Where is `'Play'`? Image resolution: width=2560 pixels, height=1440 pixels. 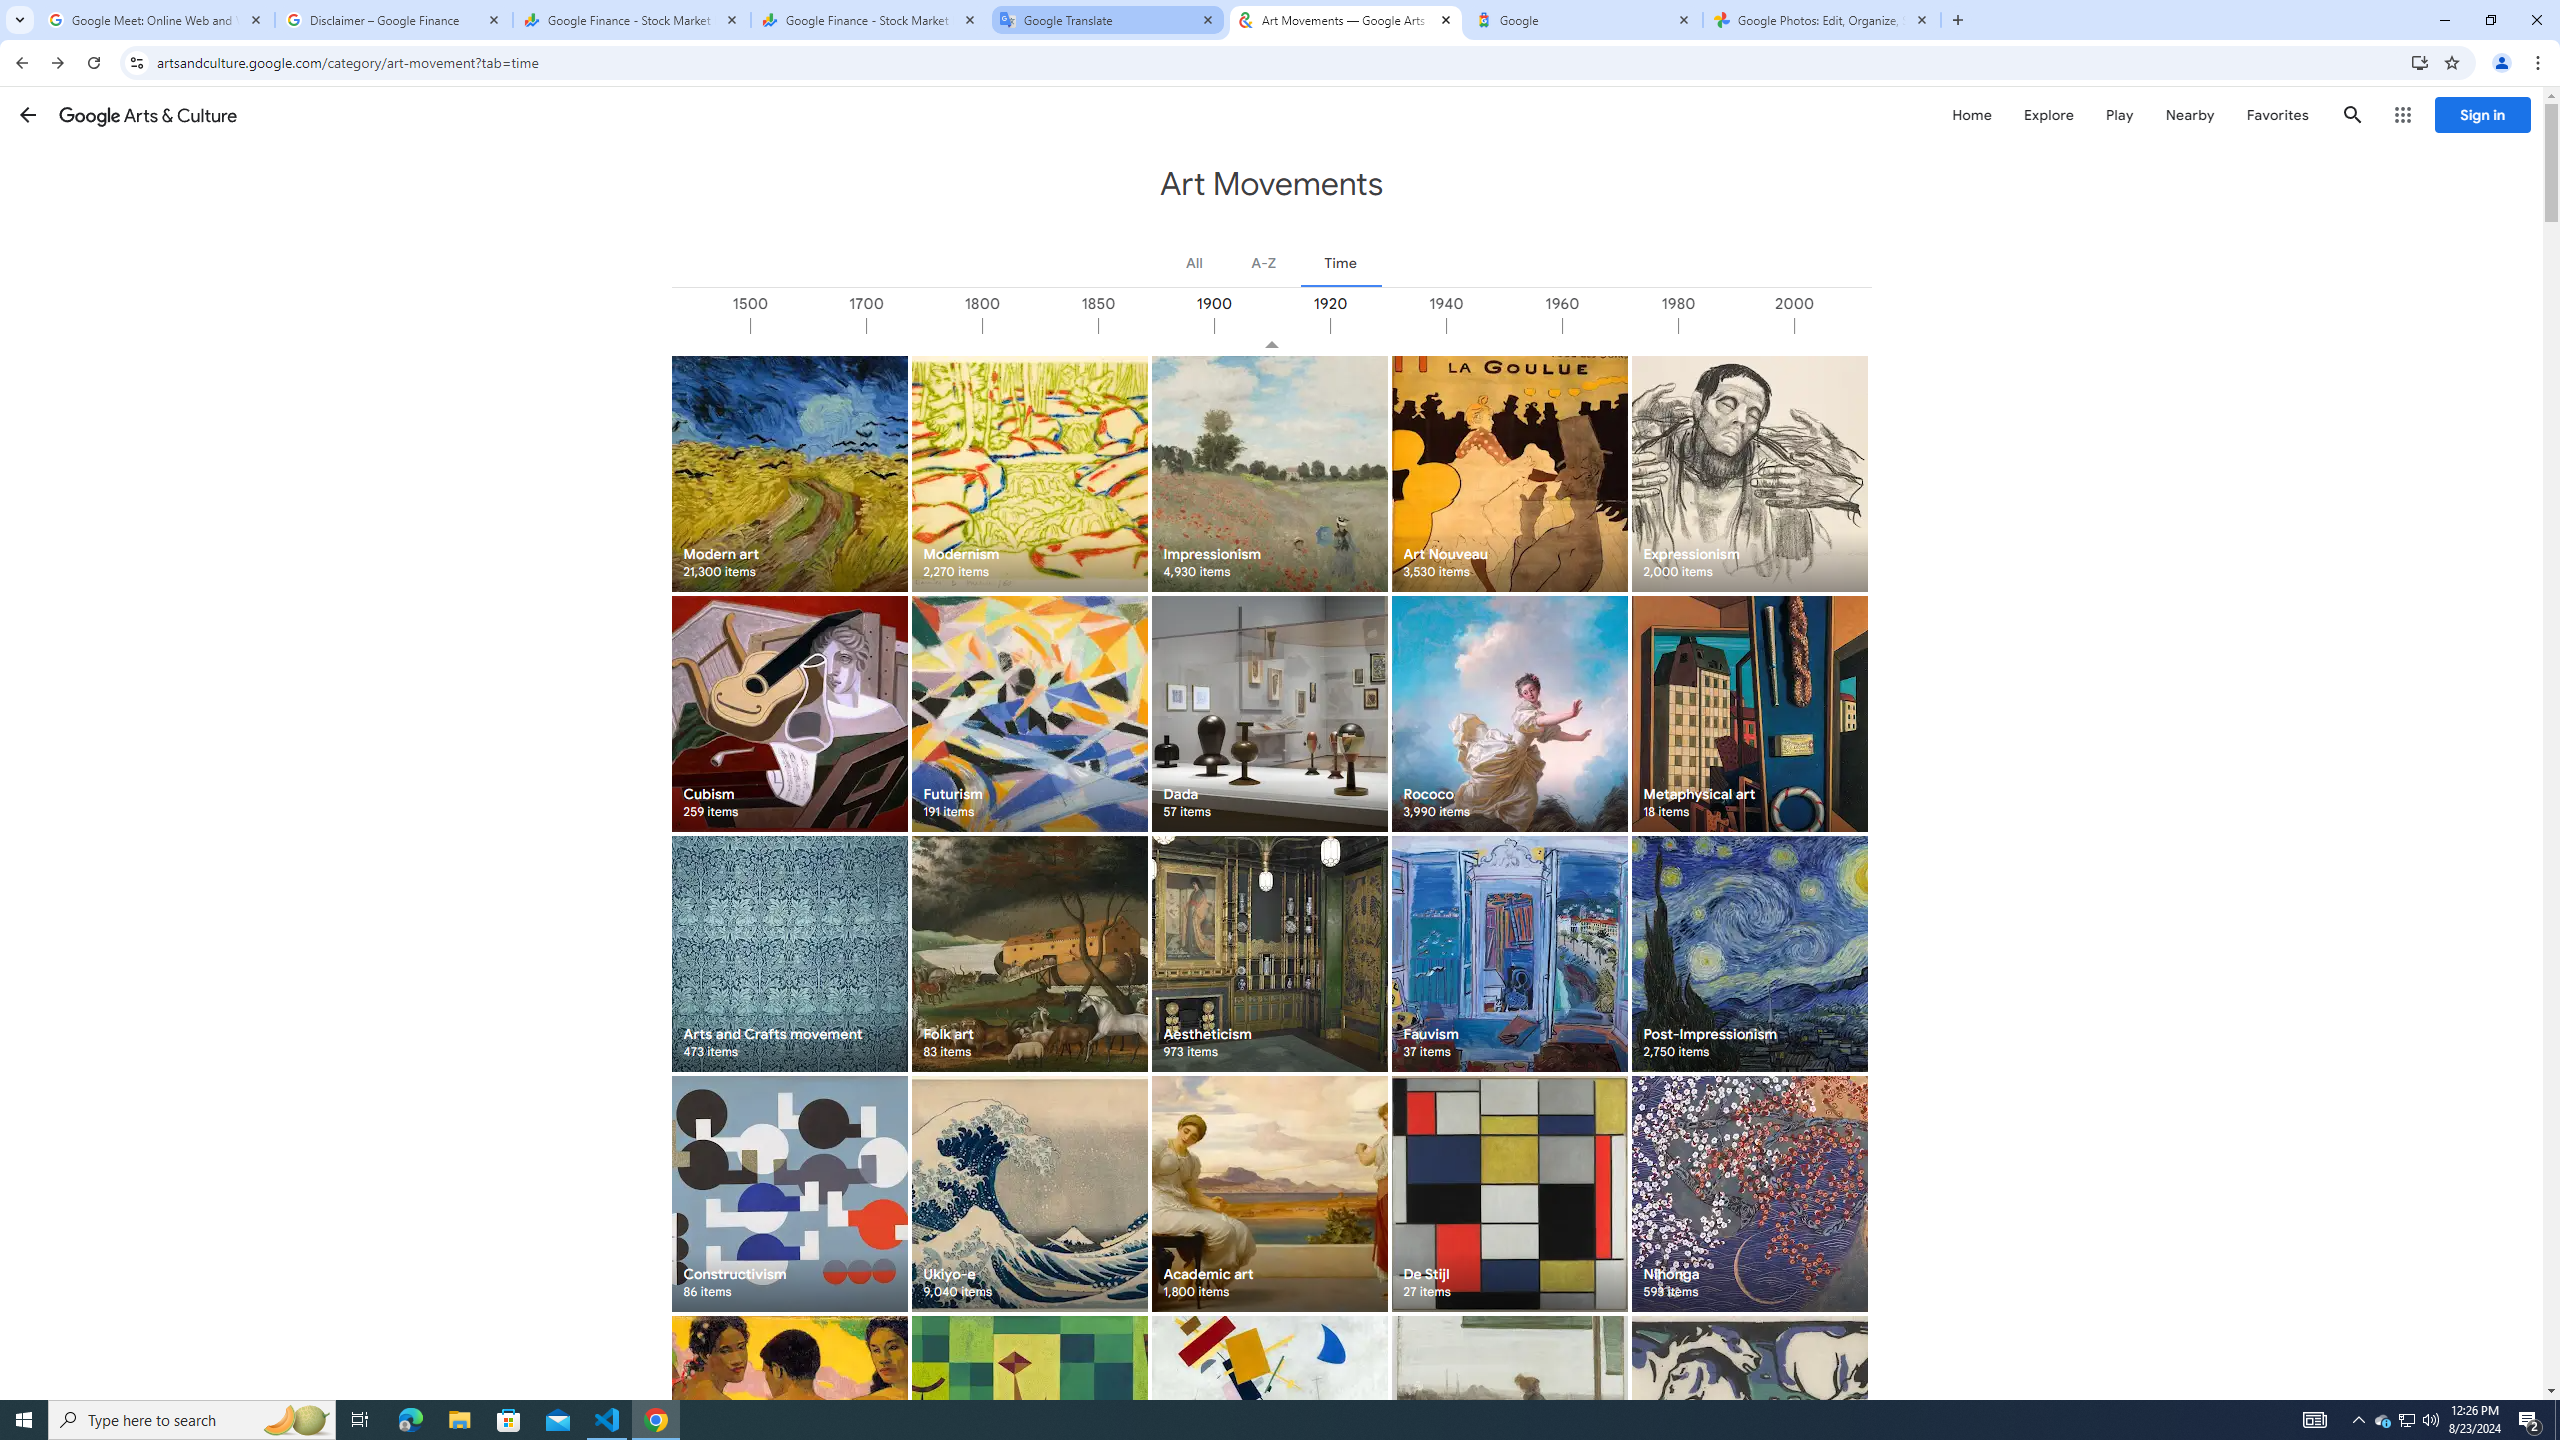 'Play' is located at coordinates (2119, 114).